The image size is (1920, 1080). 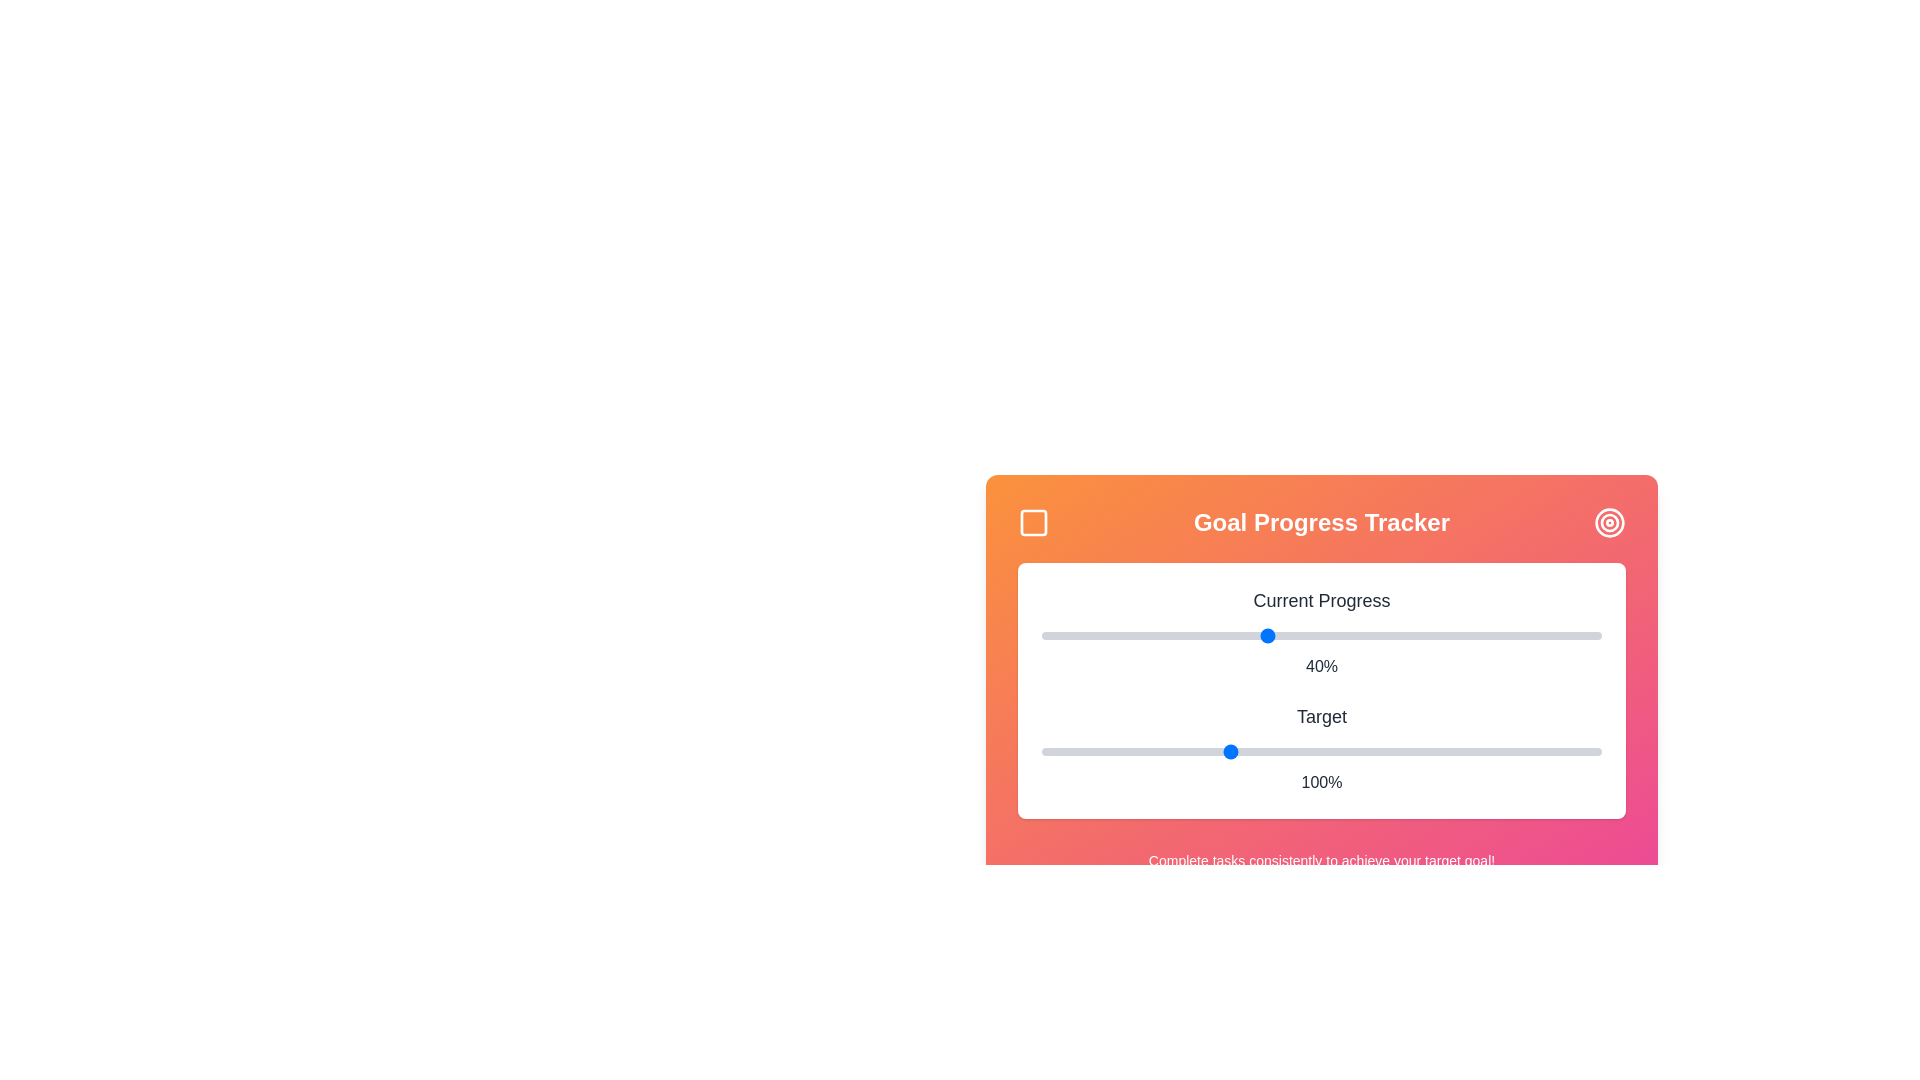 I want to click on the 'Target' slider to set its value to 164, so click(x=1467, y=752).